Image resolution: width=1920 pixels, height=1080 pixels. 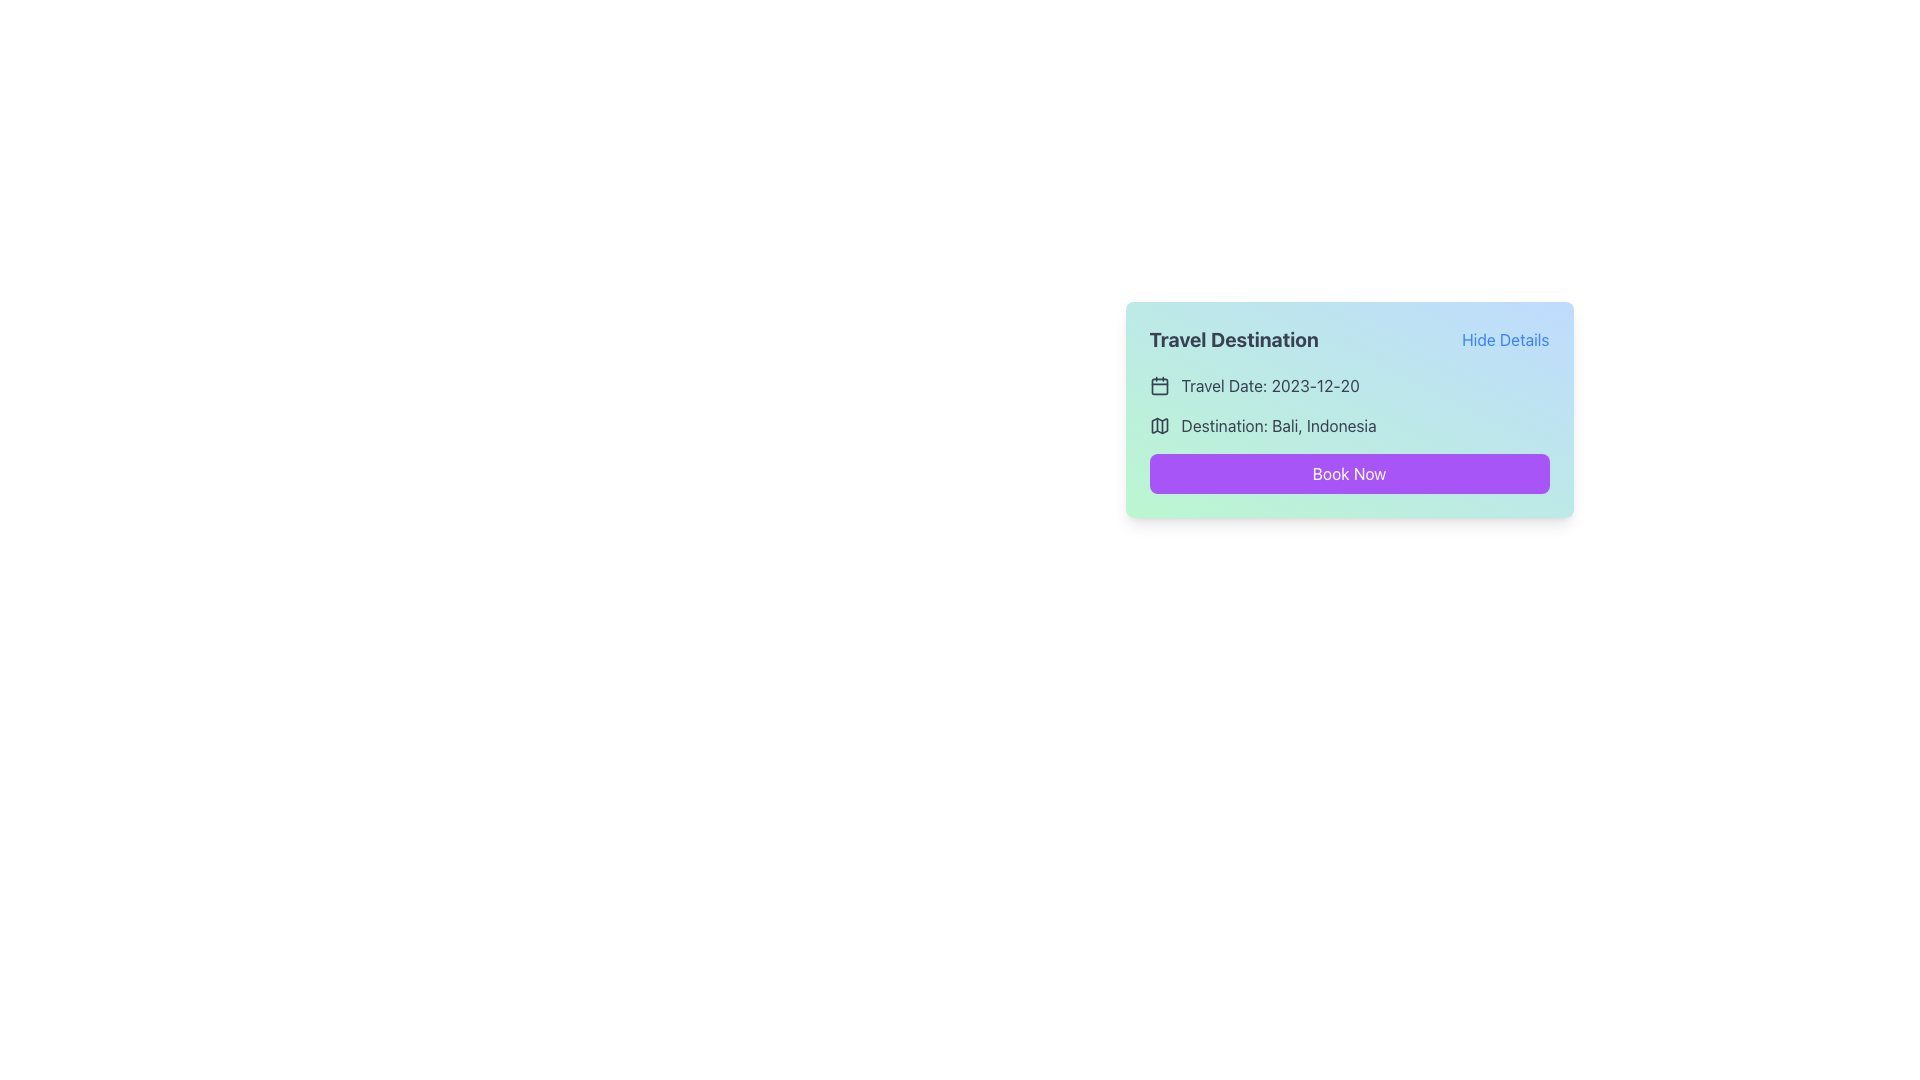 I want to click on the graphical map icon located in the second row of the details section within the travel information card, which is positioned to the left of the text 'Destination: Bali, Indonesia', so click(x=1159, y=424).